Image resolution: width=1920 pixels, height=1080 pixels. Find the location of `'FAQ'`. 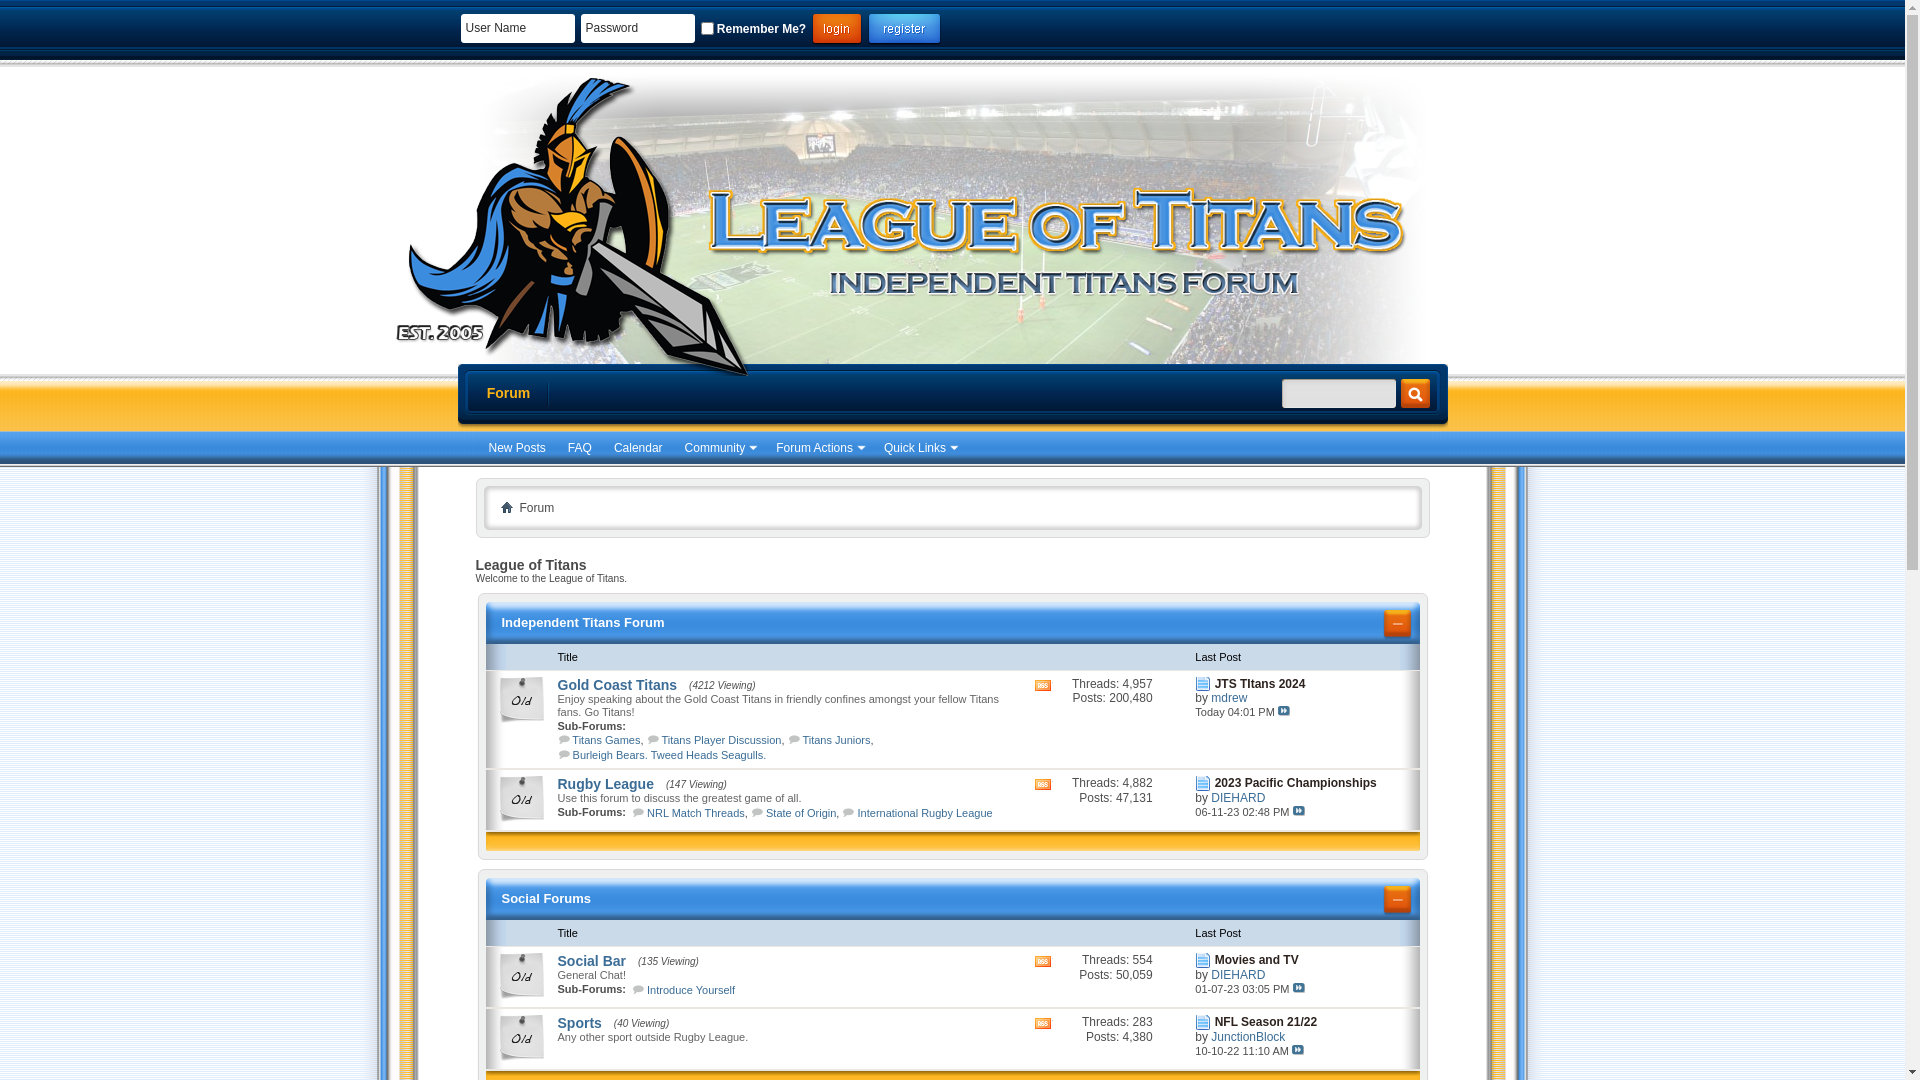

'FAQ' is located at coordinates (579, 447).